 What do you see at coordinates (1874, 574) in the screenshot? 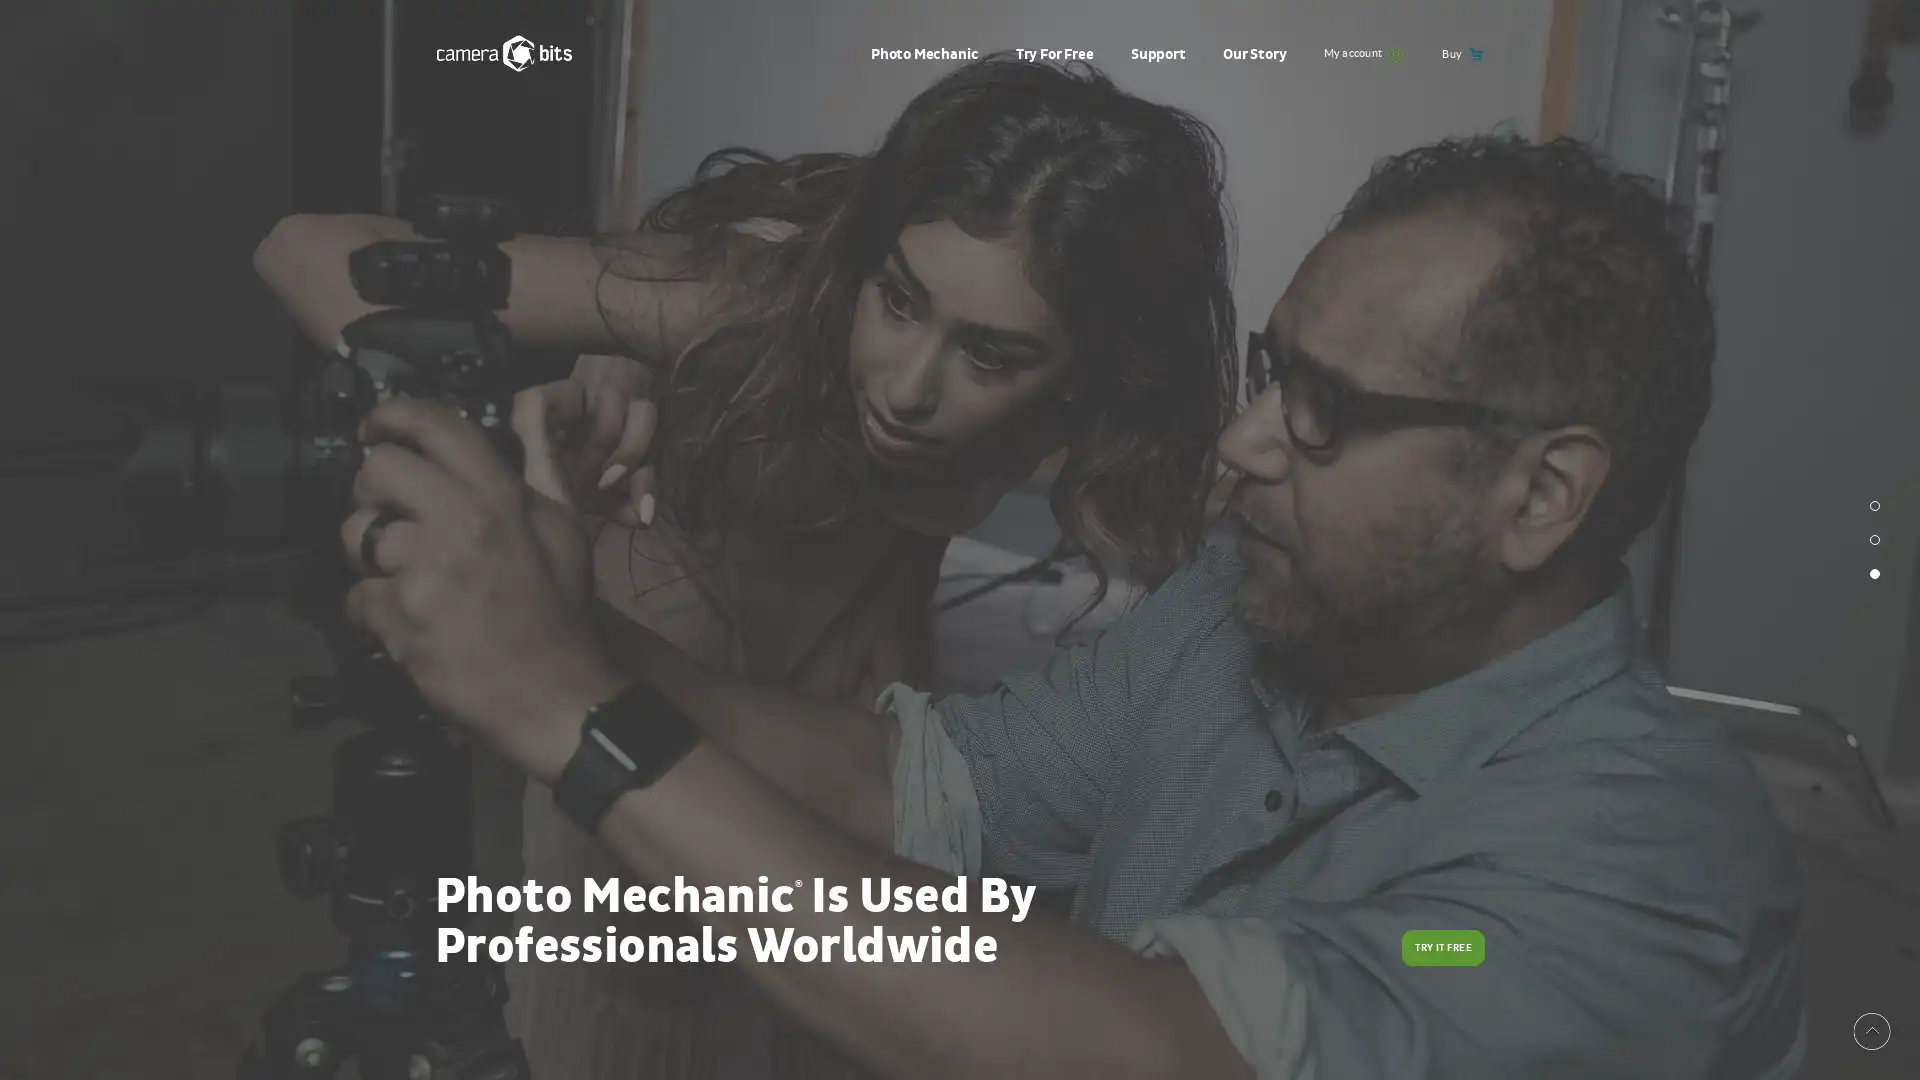
I see `3` at bounding box center [1874, 574].